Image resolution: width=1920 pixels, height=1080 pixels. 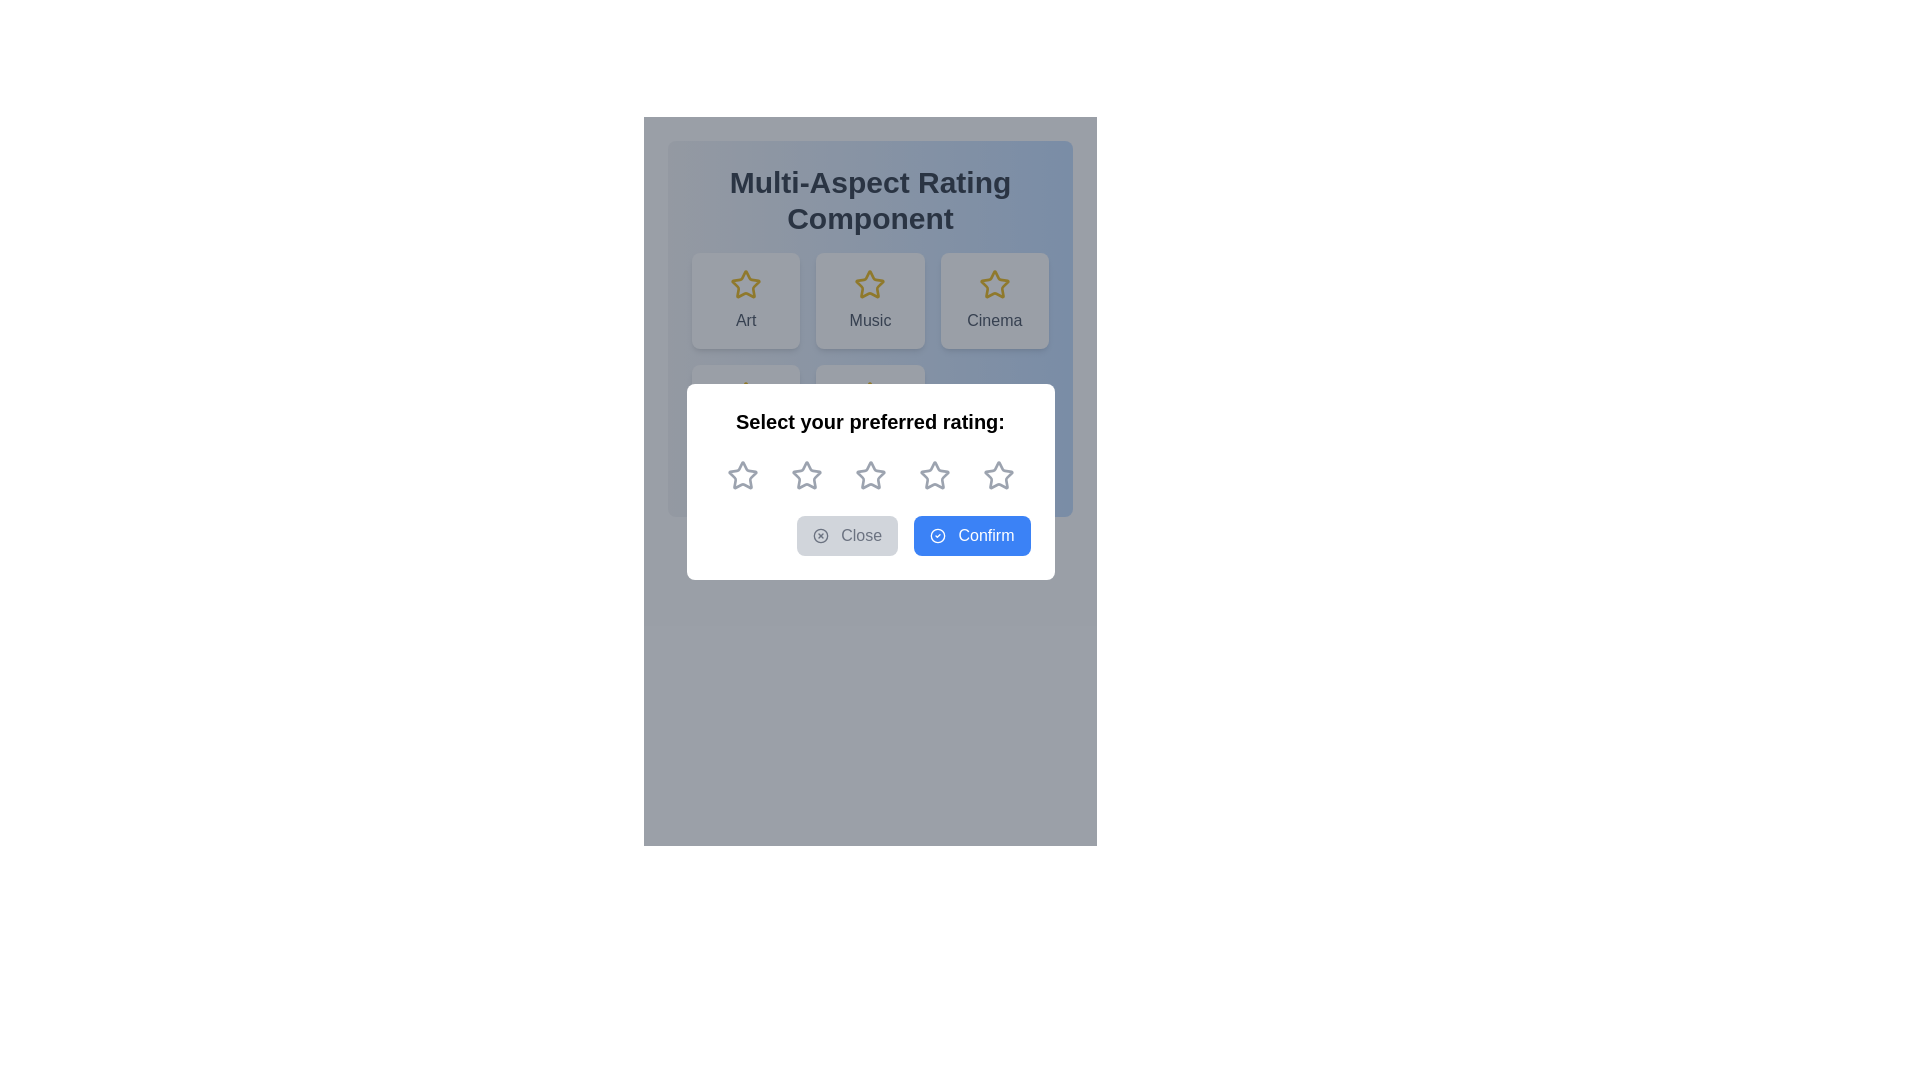 I want to click on the fourth star icon in the 5-point rating scale, so click(x=933, y=475).